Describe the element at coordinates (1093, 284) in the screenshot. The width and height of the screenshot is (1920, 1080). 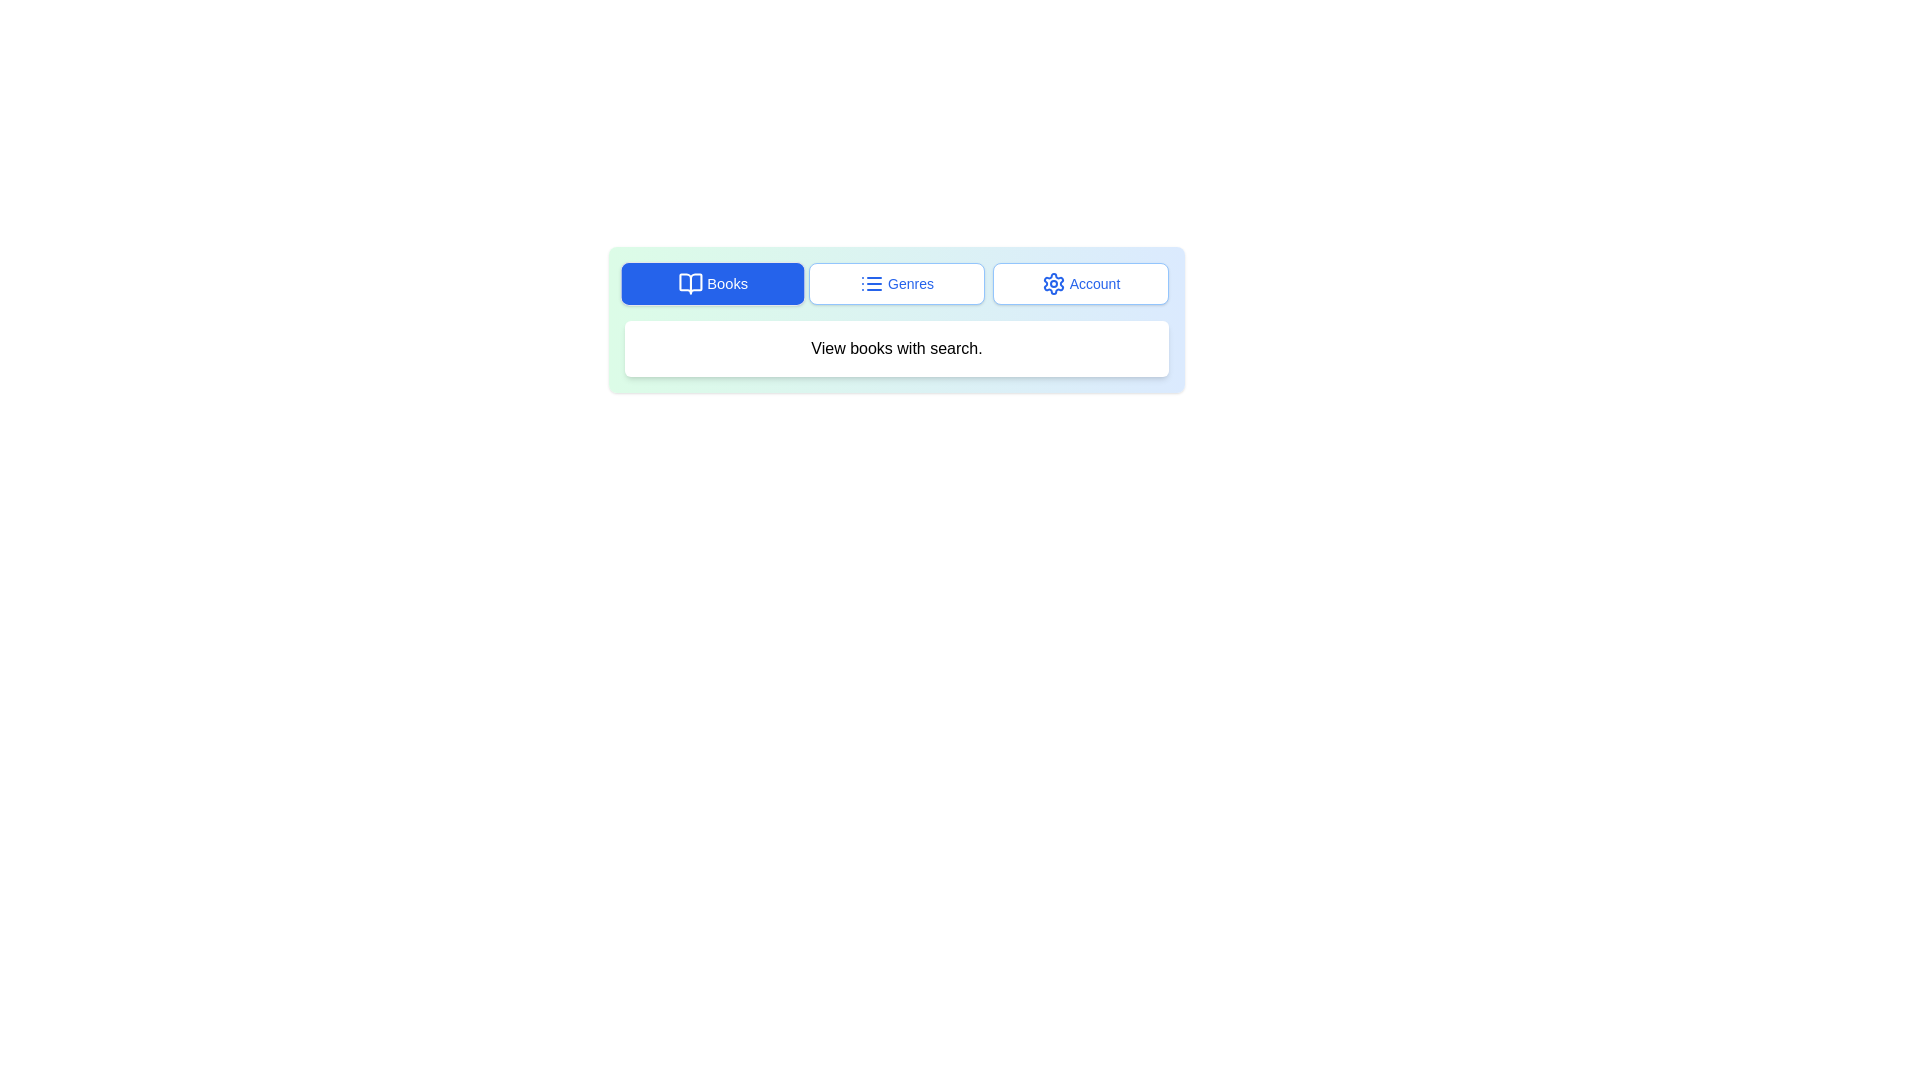
I see `the 'Account' text label which indicates user account settings within the navigation toolbar` at that location.